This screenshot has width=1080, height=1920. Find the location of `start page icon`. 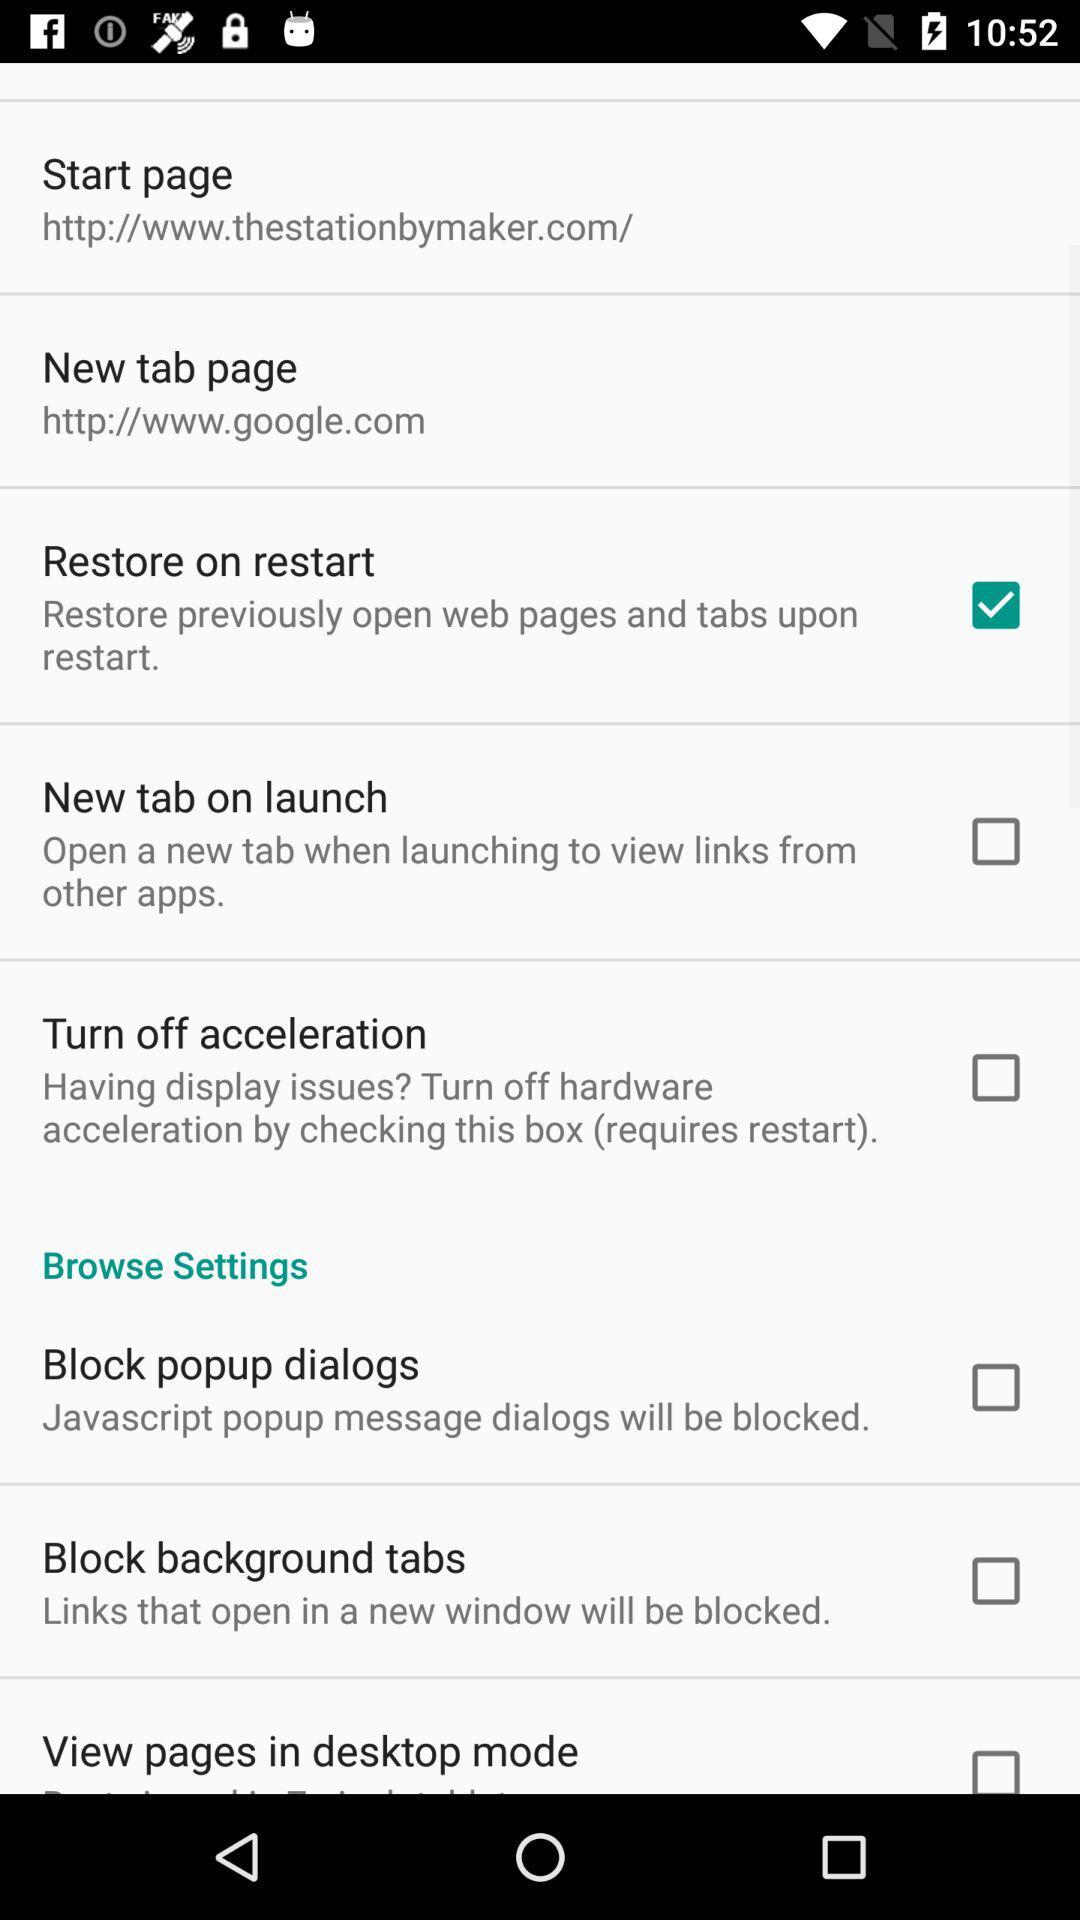

start page icon is located at coordinates (136, 172).